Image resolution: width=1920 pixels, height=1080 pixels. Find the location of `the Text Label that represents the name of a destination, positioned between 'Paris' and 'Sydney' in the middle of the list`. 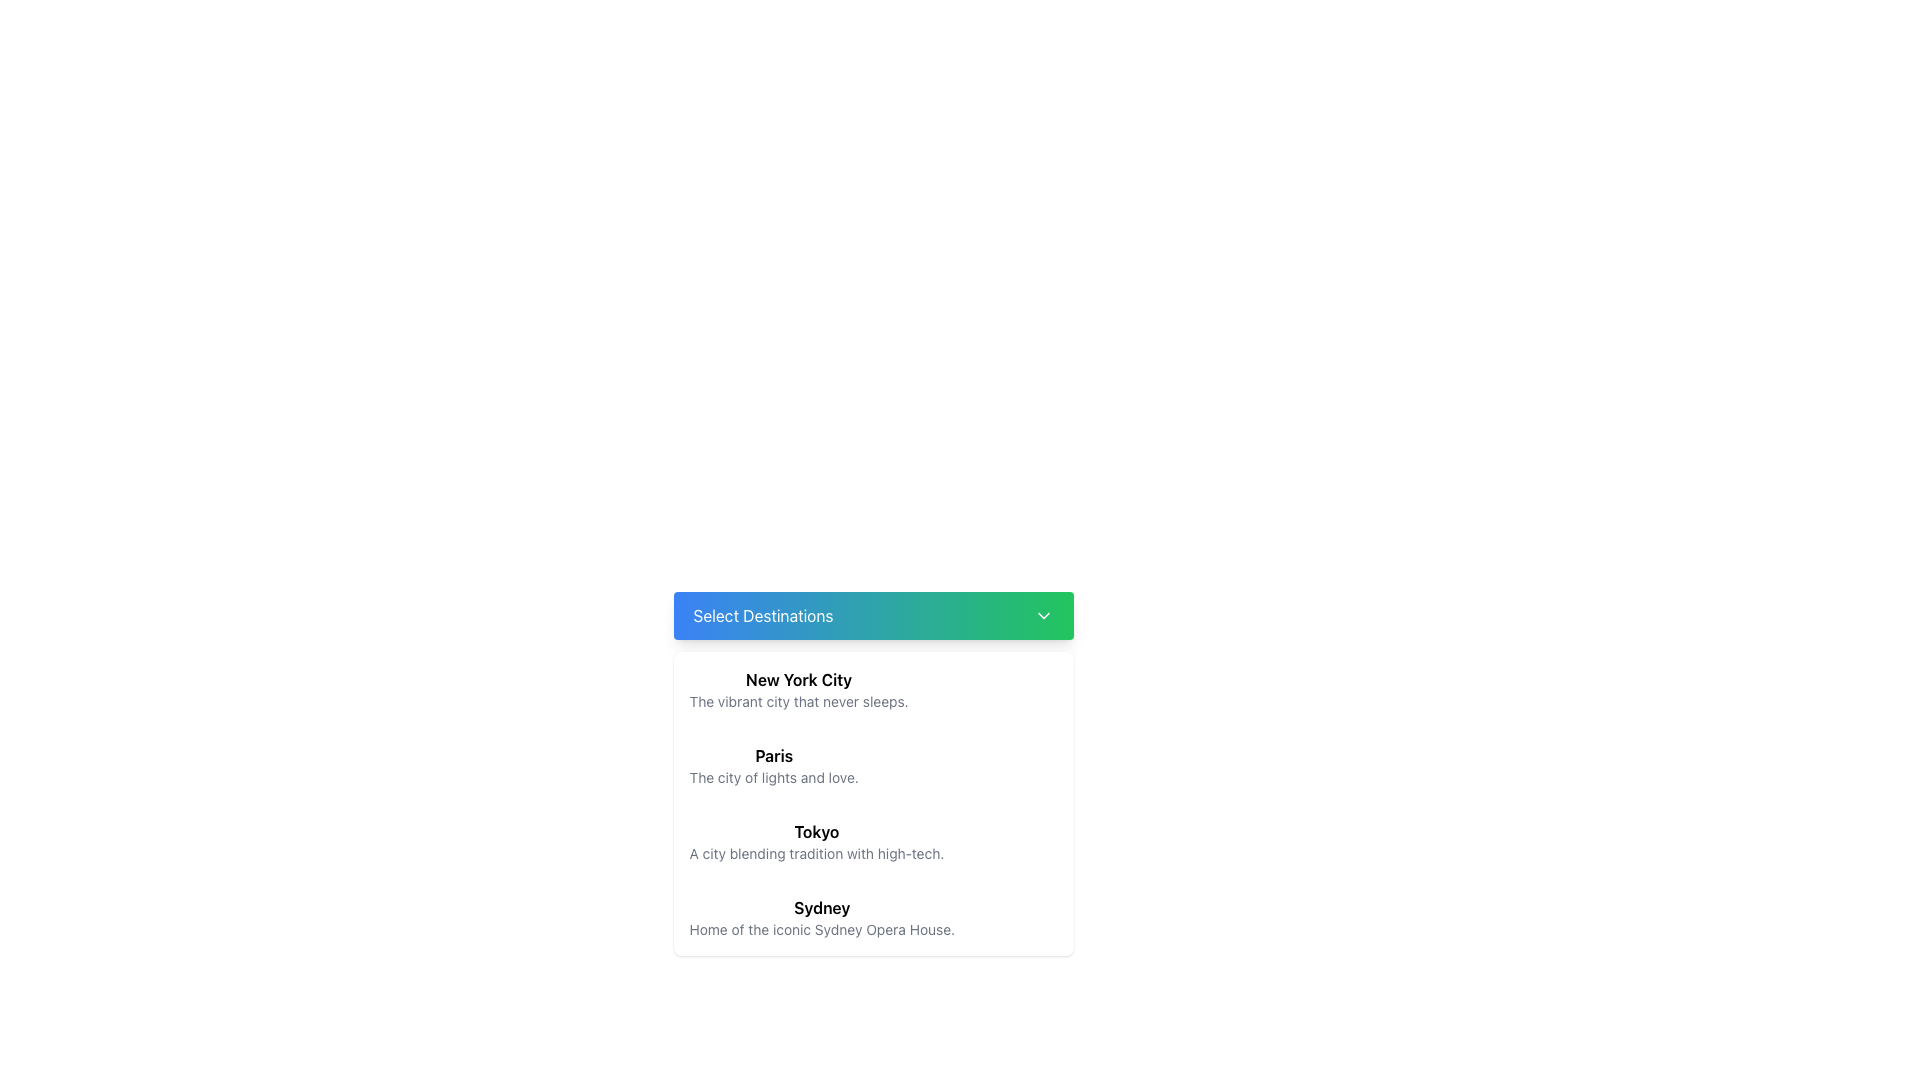

the Text Label that represents the name of a destination, positioned between 'Paris' and 'Sydney' in the middle of the list is located at coordinates (816, 832).